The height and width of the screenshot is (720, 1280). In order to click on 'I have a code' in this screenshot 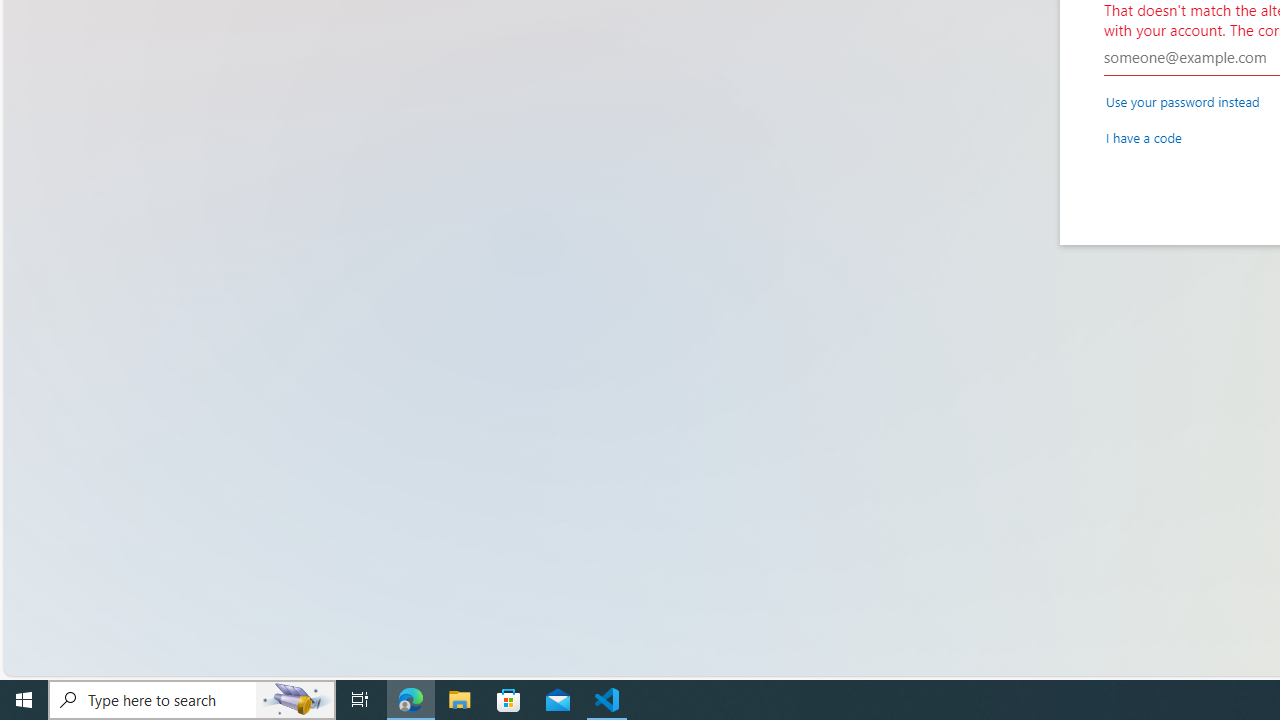, I will do `click(1143, 136)`.